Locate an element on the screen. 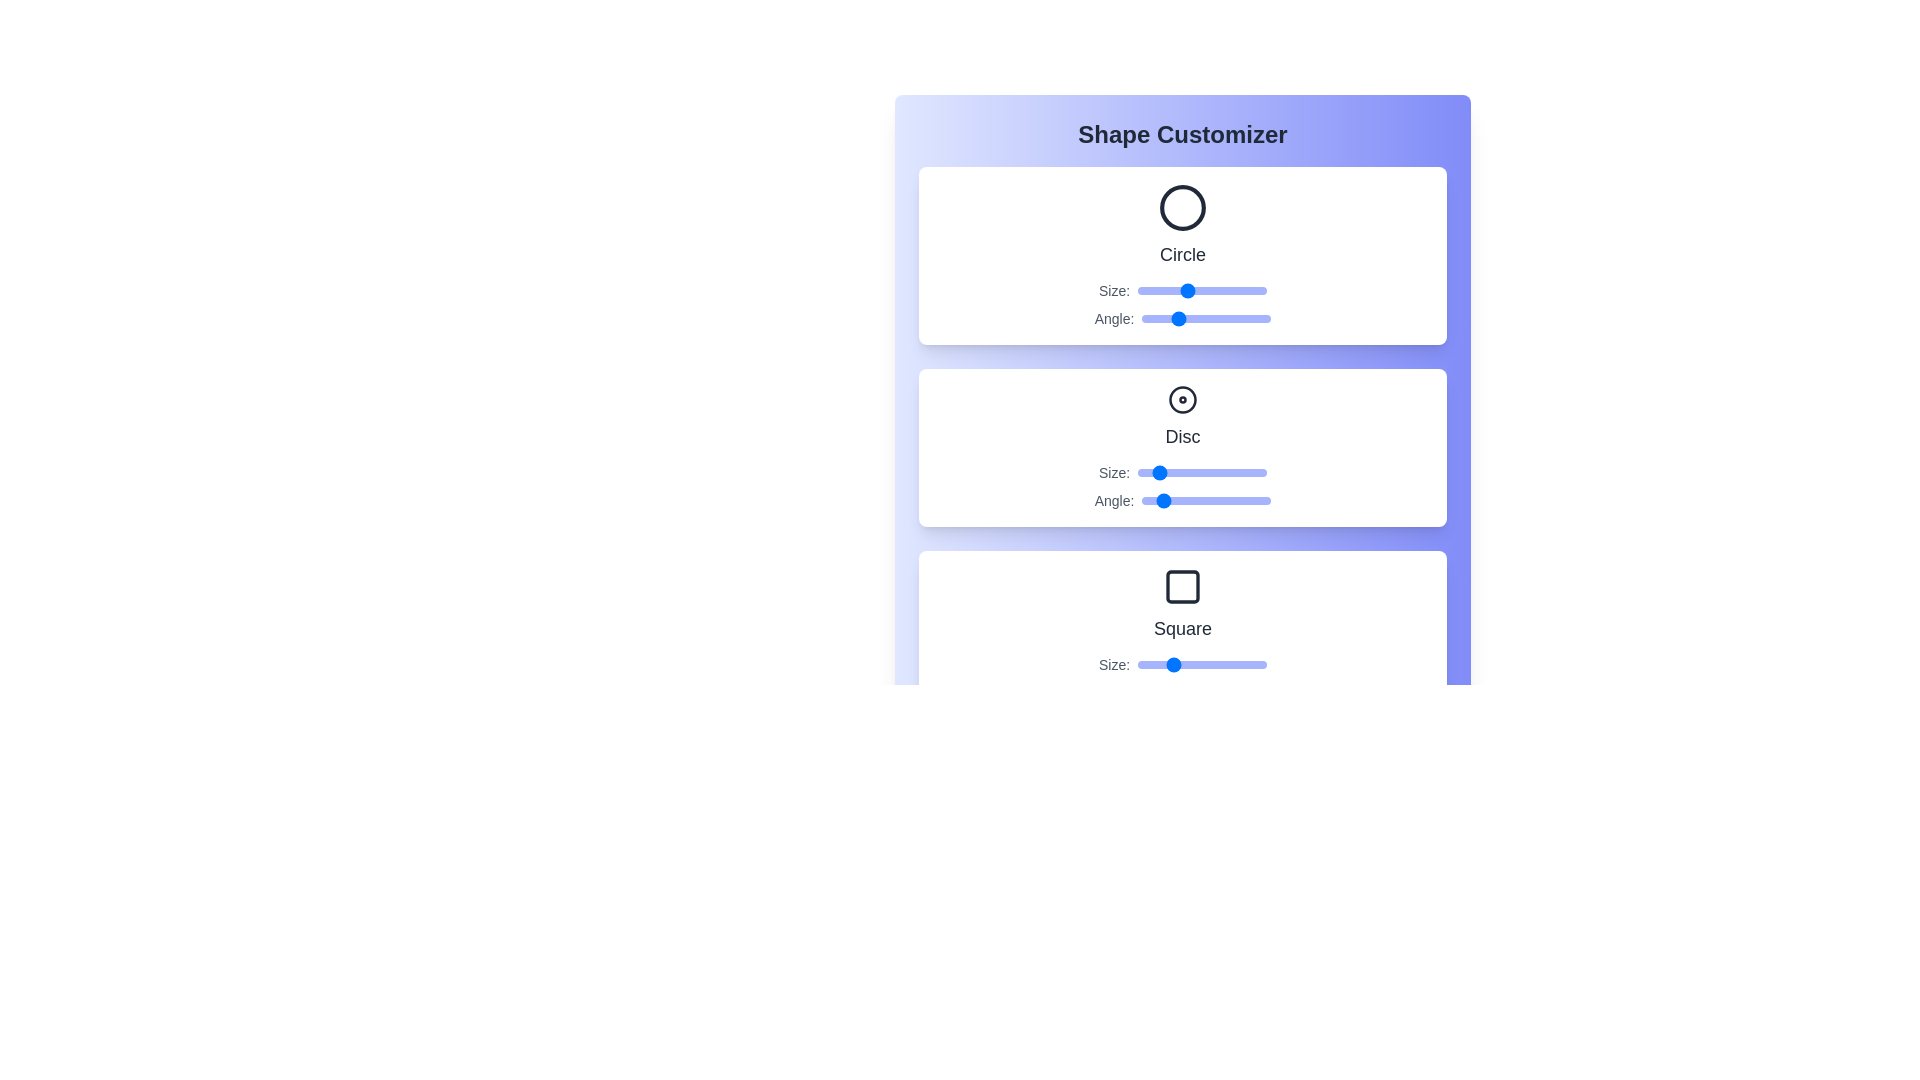  the Circle's angle slider to 295 degrees is located at coordinates (1247, 318).